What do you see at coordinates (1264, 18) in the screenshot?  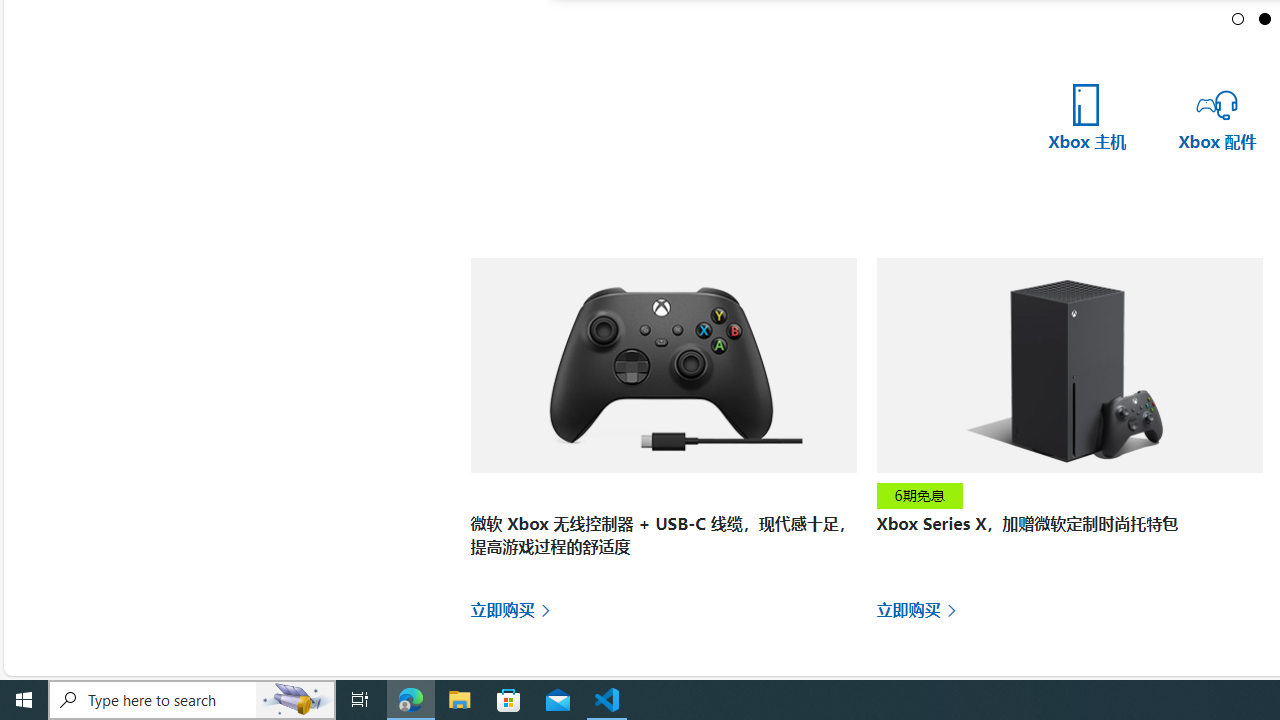 I see `'Go to slide 2'` at bounding box center [1264, 18].